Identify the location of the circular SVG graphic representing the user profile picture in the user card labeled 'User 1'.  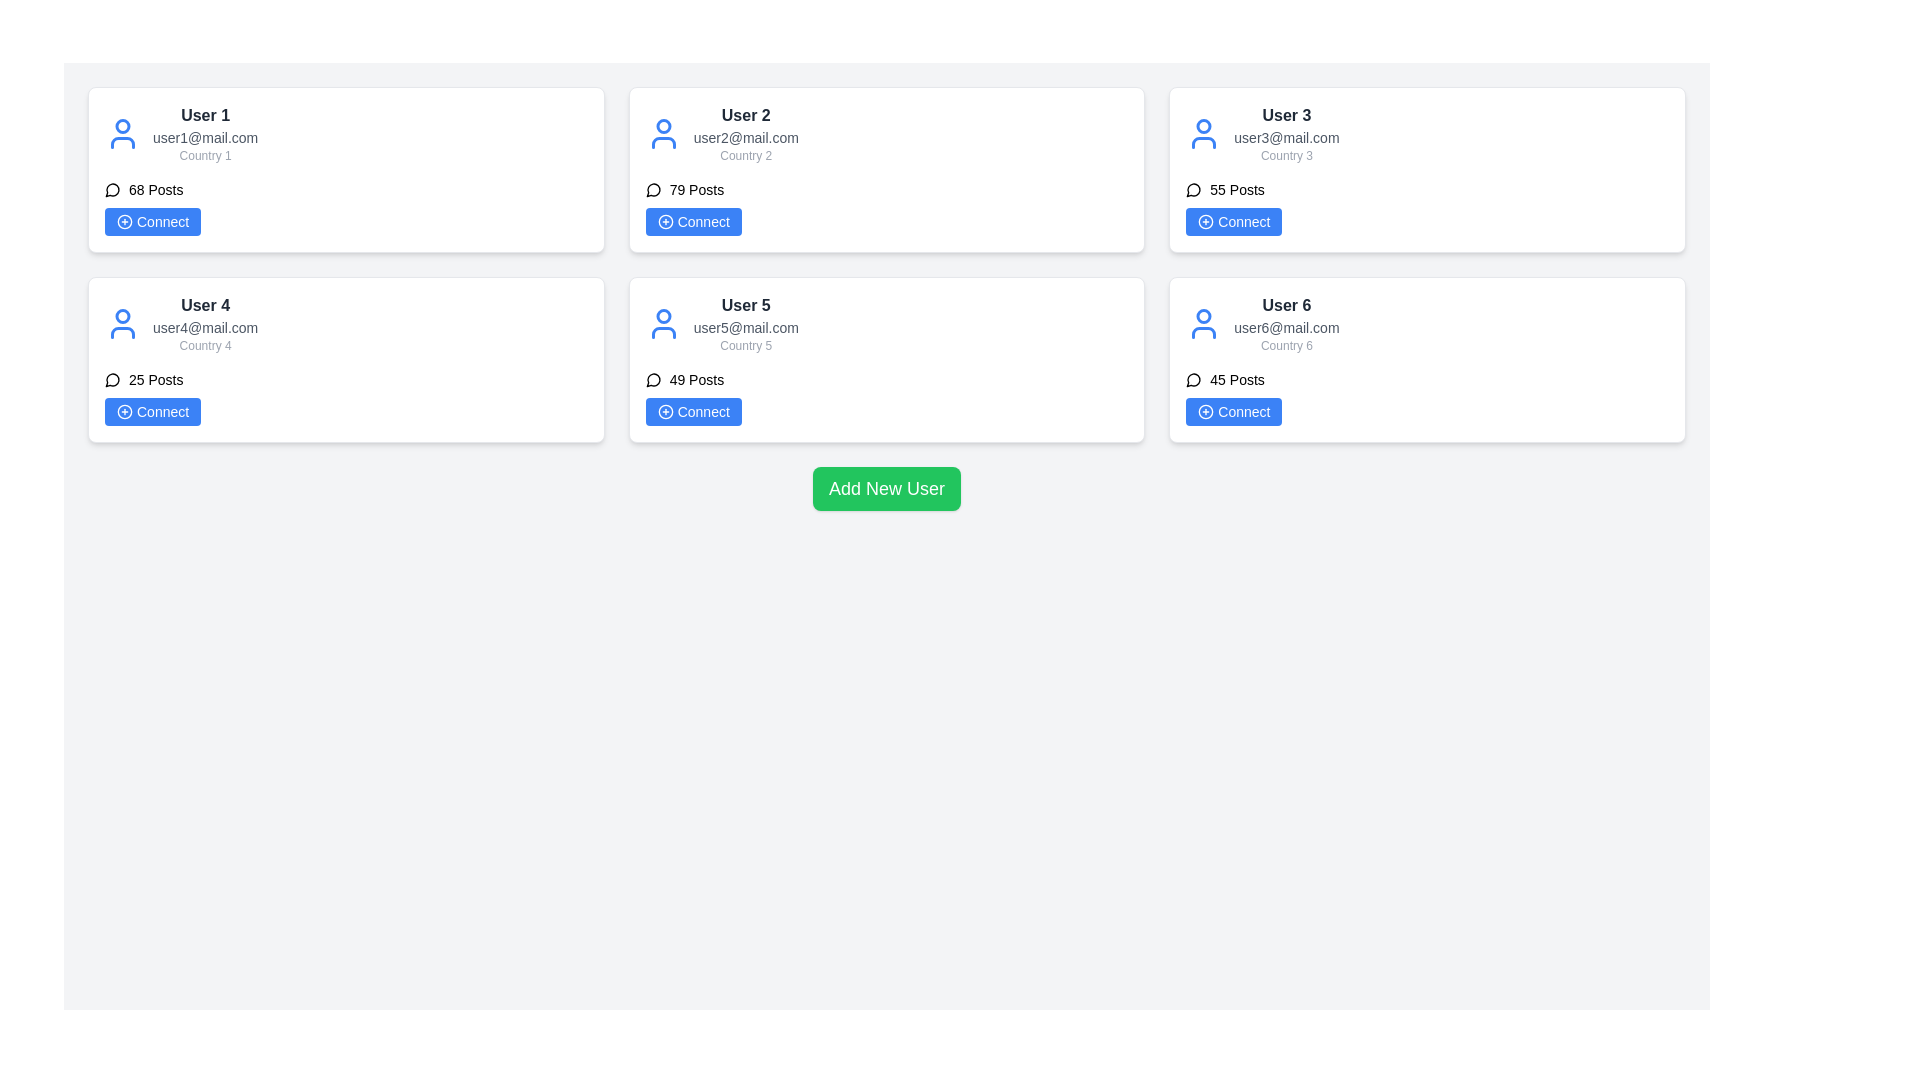
(122, 126).